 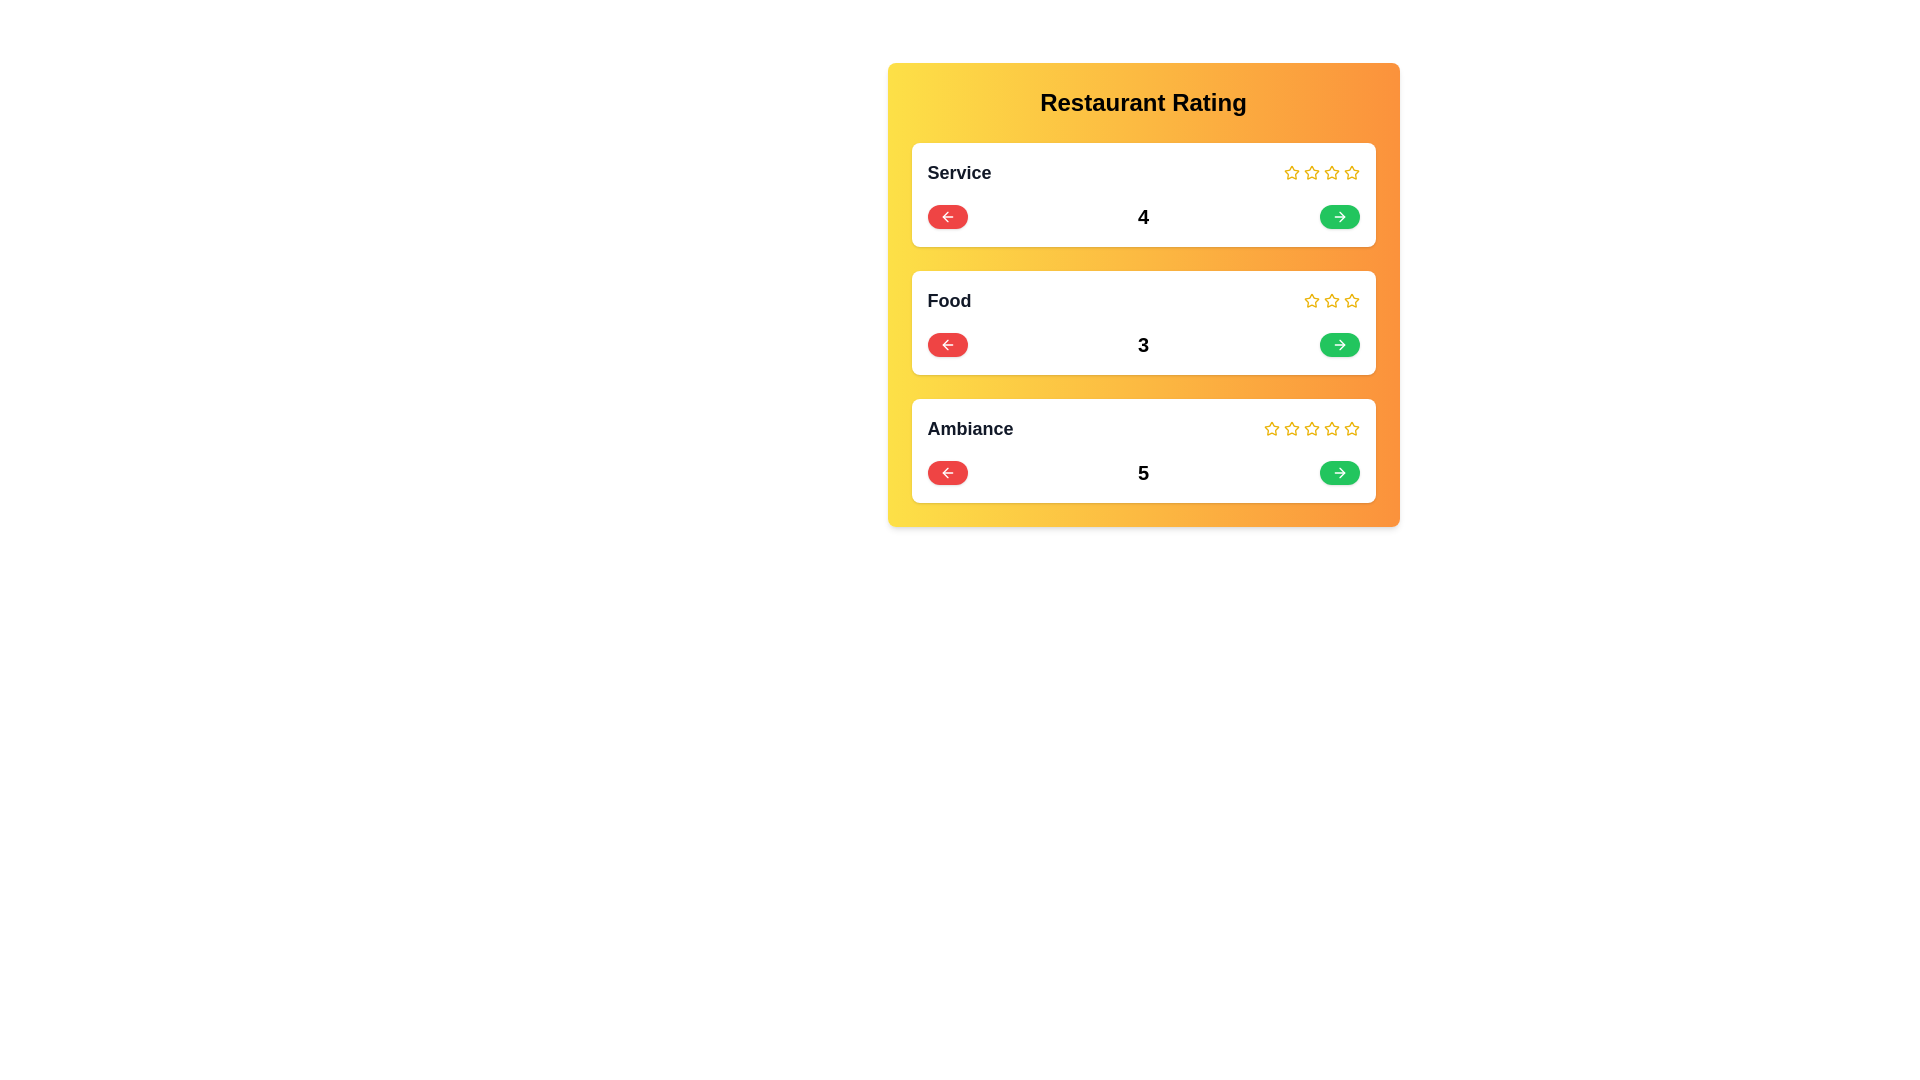 I want to click on the leftward-pointing arrow icon with a red circular background located on the left side of the 'Service' row in the 'Restaurant Rating' interface, so click(x=946, y=216).